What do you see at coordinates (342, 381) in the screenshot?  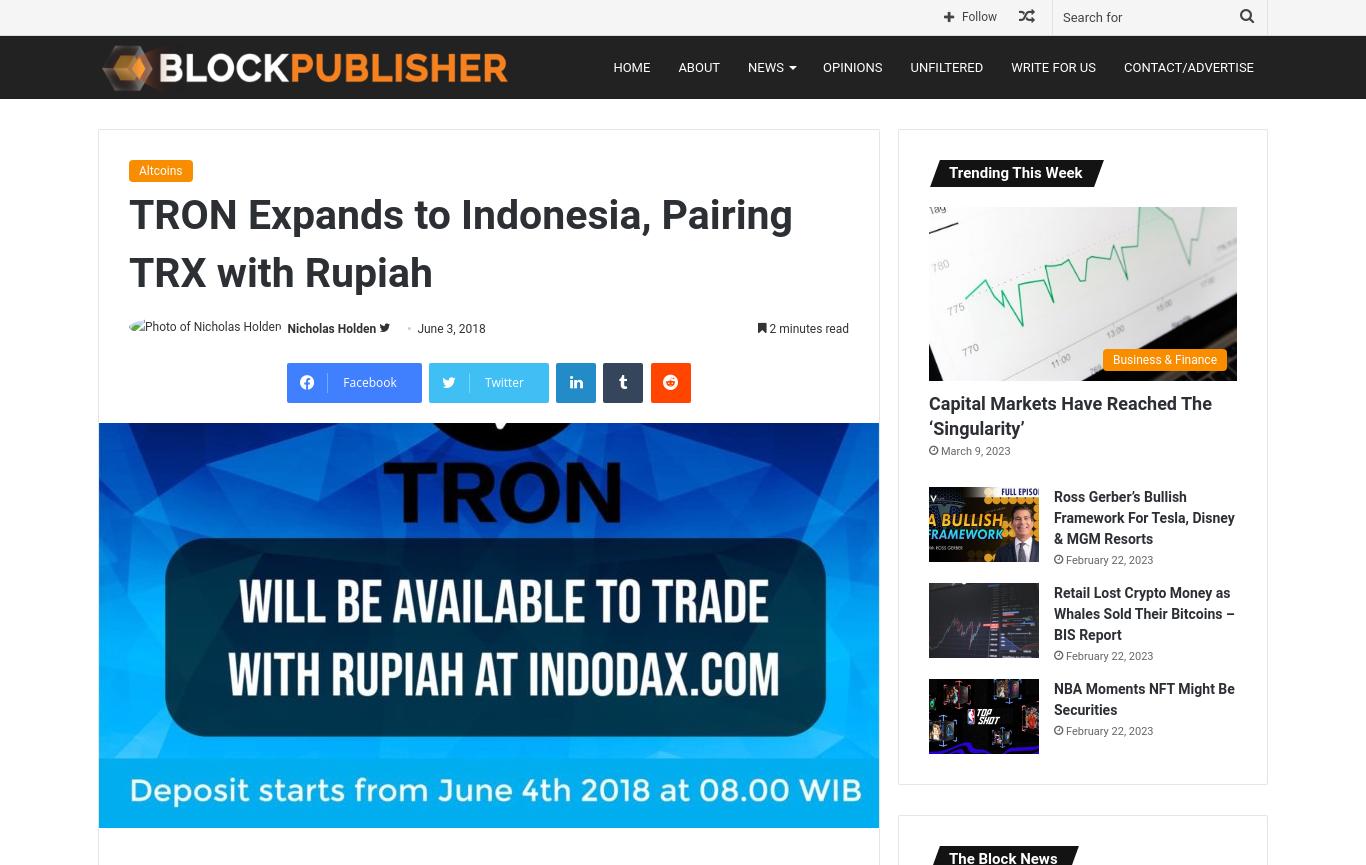 I see `'Facebook'` at bounding box center [342, 381].